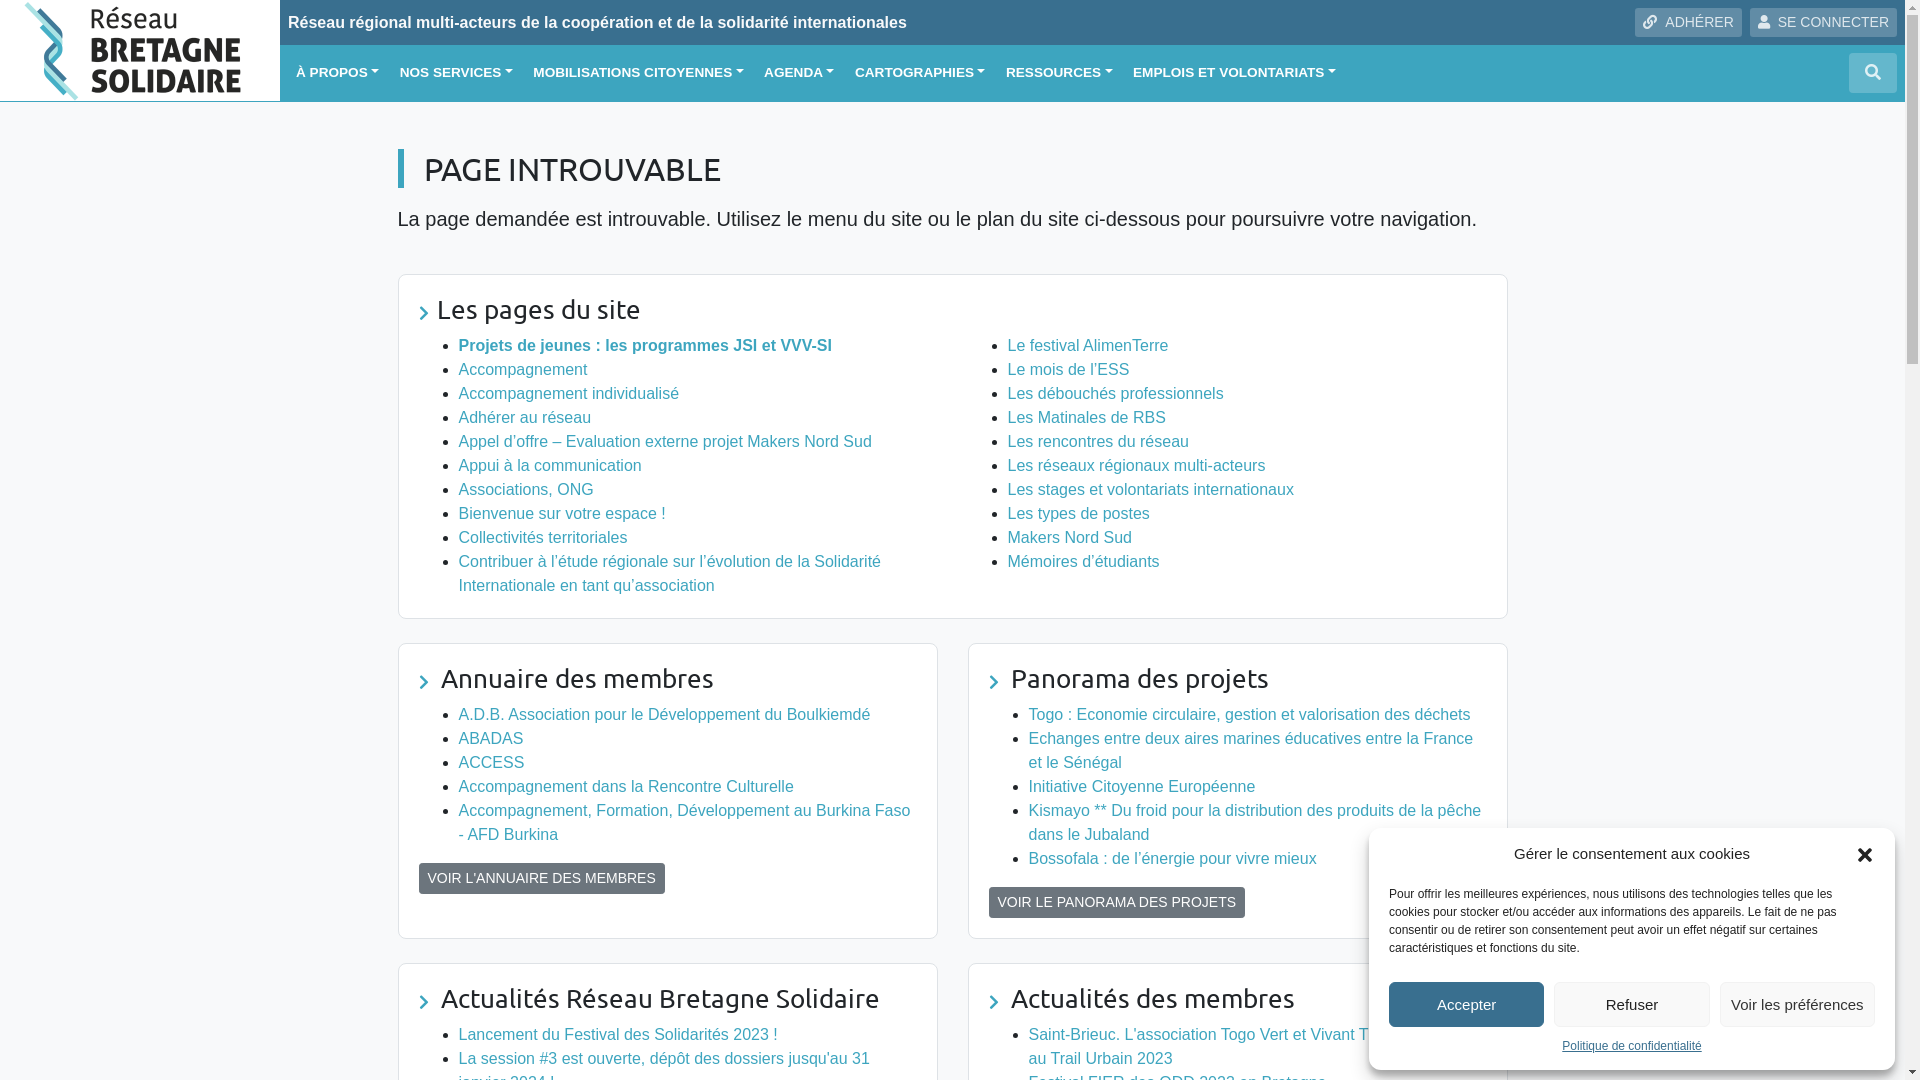  Describe the element at coordinates (1749, 22) in the screenshot. I see `'SE CONNECTER'` at that location.